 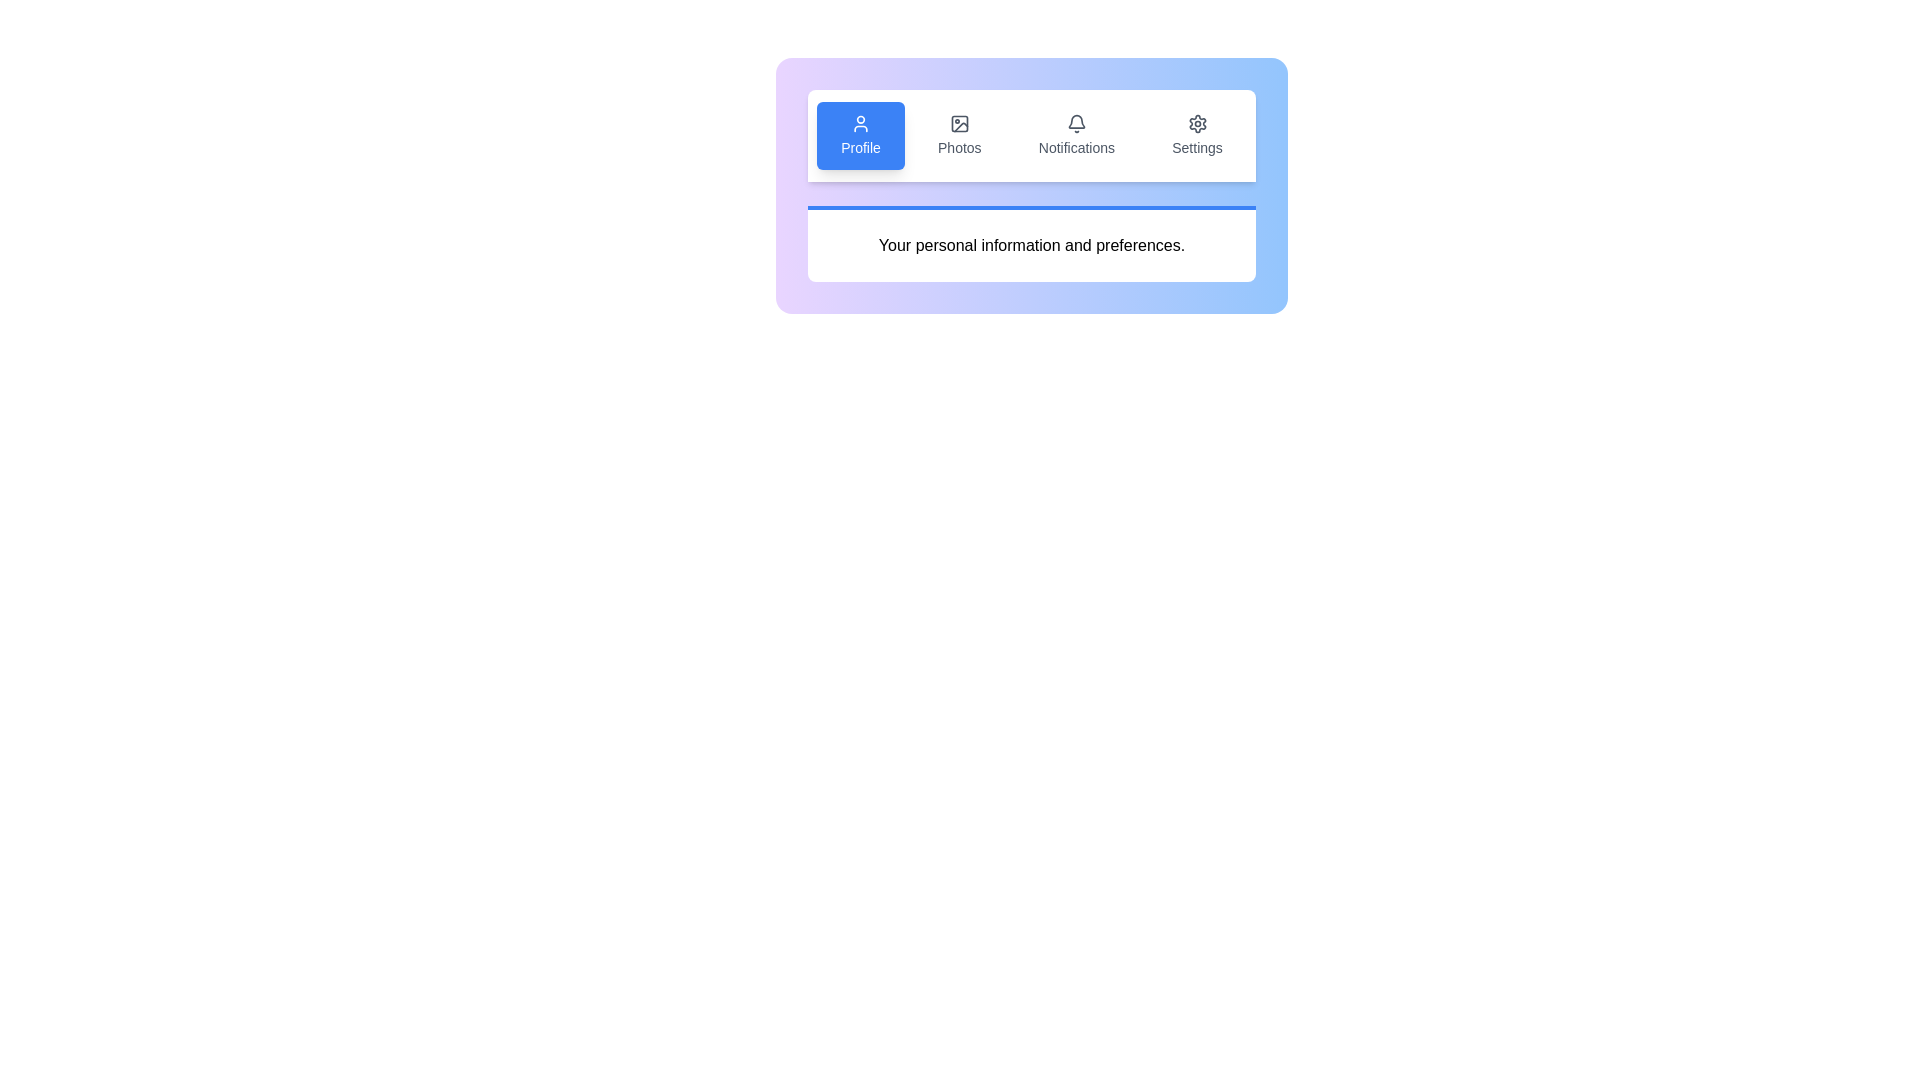 What do you see at coordinates (958, 135) in the screenshot?
I see `the tab labeled Photos to view its content` at bounding box center [958, 135].